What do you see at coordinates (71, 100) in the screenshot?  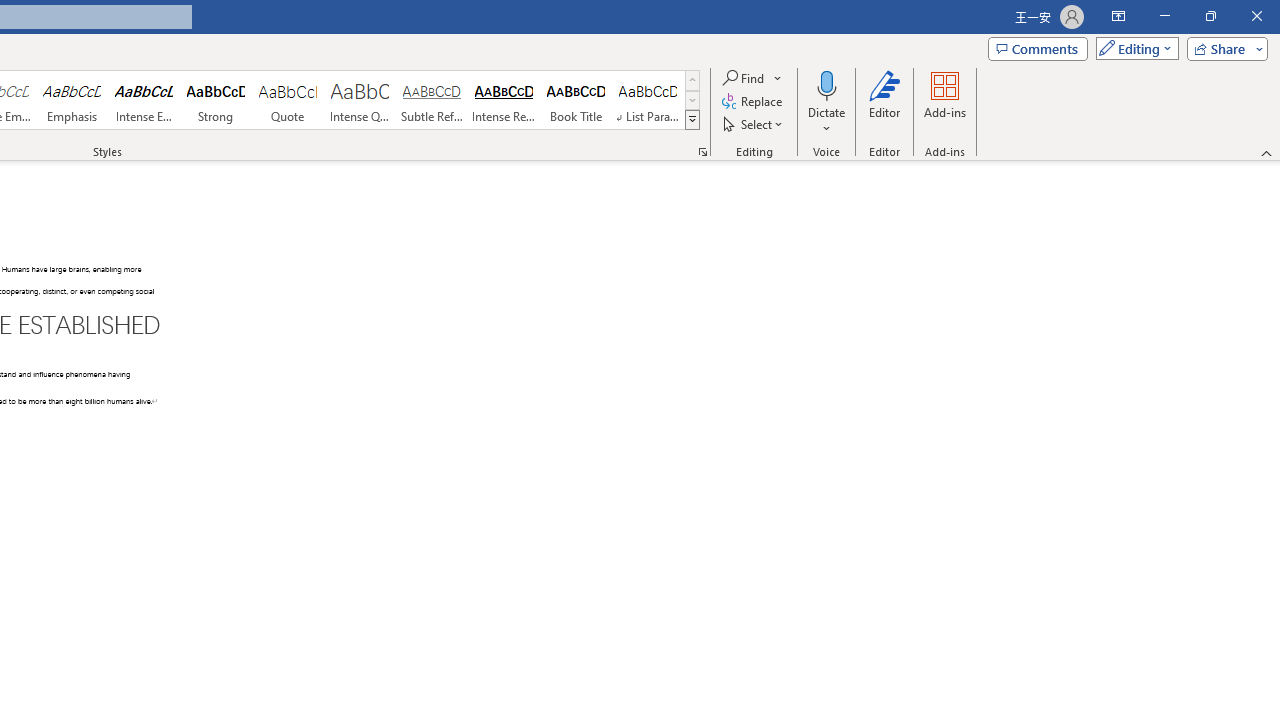 I see `'Emphasis'` at bounding box center [71, 100].